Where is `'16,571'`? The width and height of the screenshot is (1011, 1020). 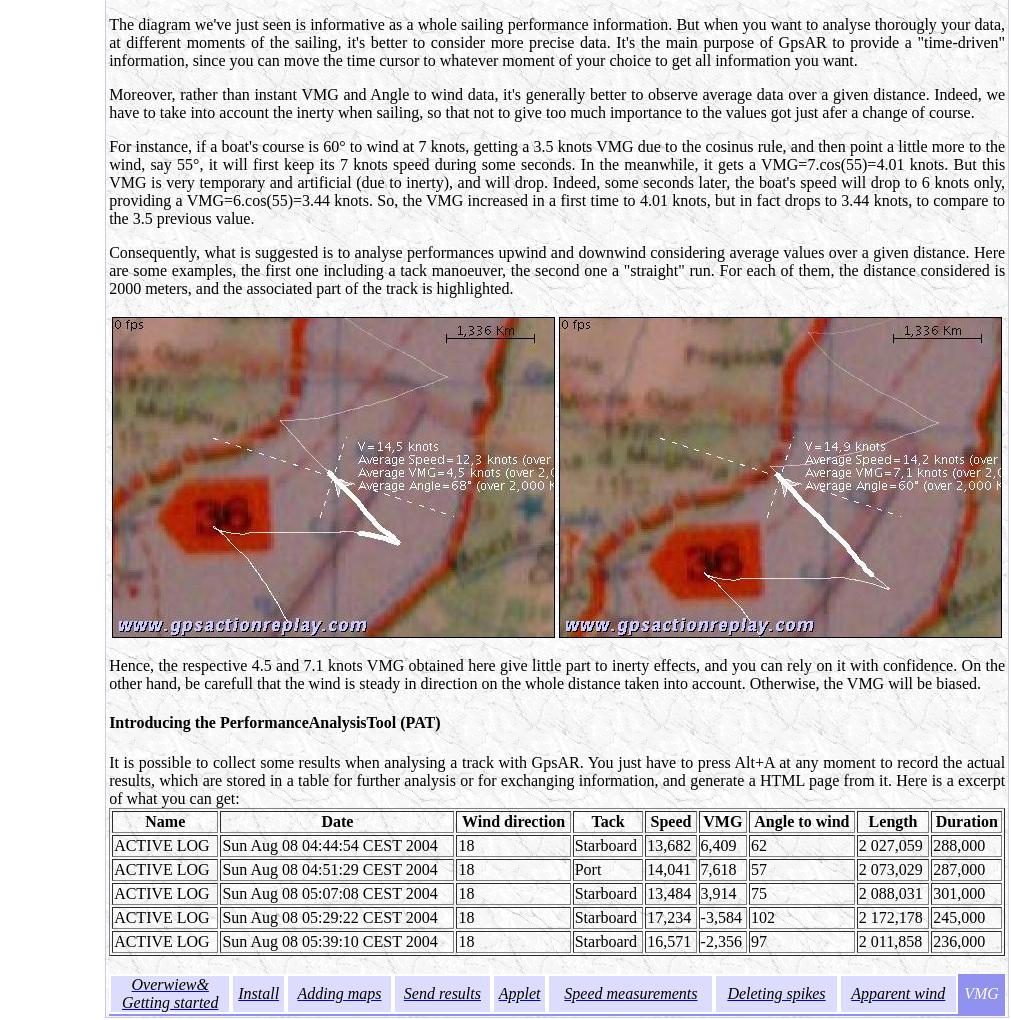 '16,571' is located at coordinates (668, 939).